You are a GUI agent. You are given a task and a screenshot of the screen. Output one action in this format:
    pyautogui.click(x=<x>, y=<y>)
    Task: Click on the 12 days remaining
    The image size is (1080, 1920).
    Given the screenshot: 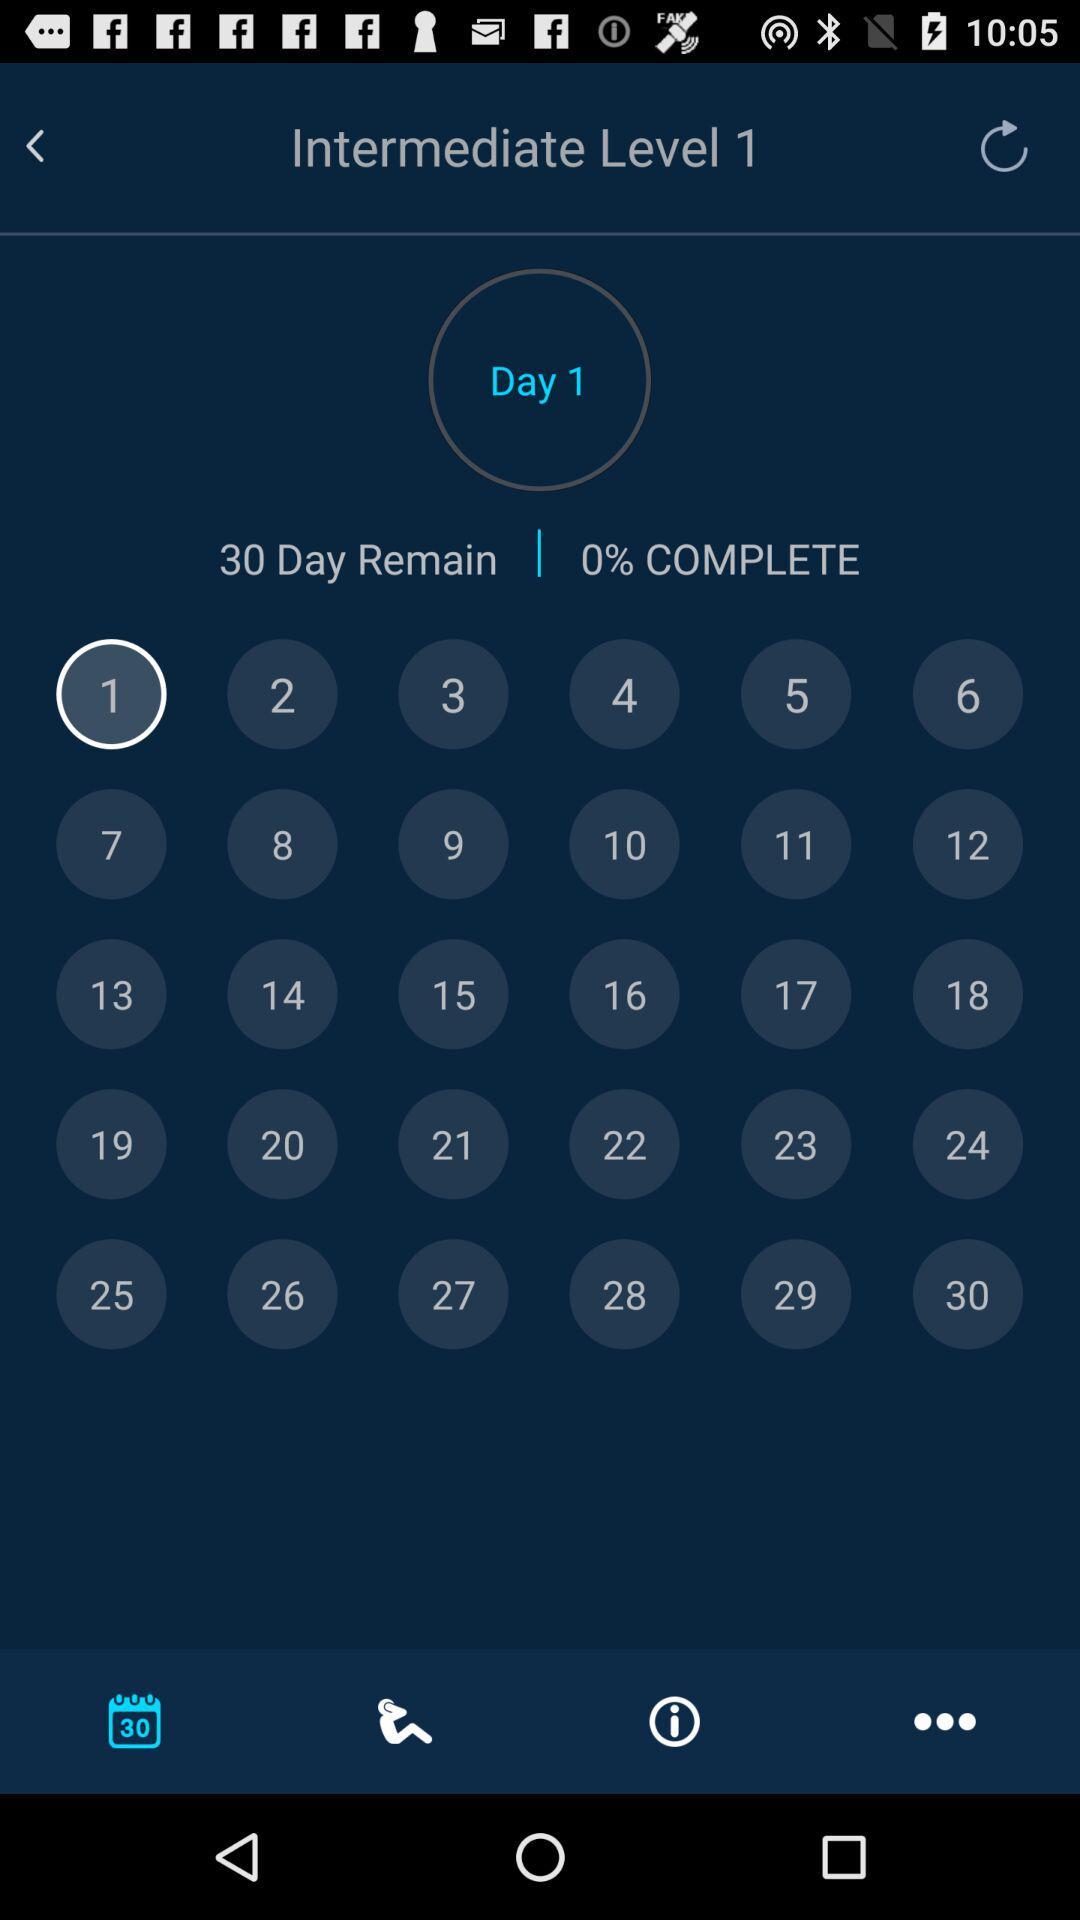 What is the action you would take?
    pyautogui.click(x=966, y=844)
    